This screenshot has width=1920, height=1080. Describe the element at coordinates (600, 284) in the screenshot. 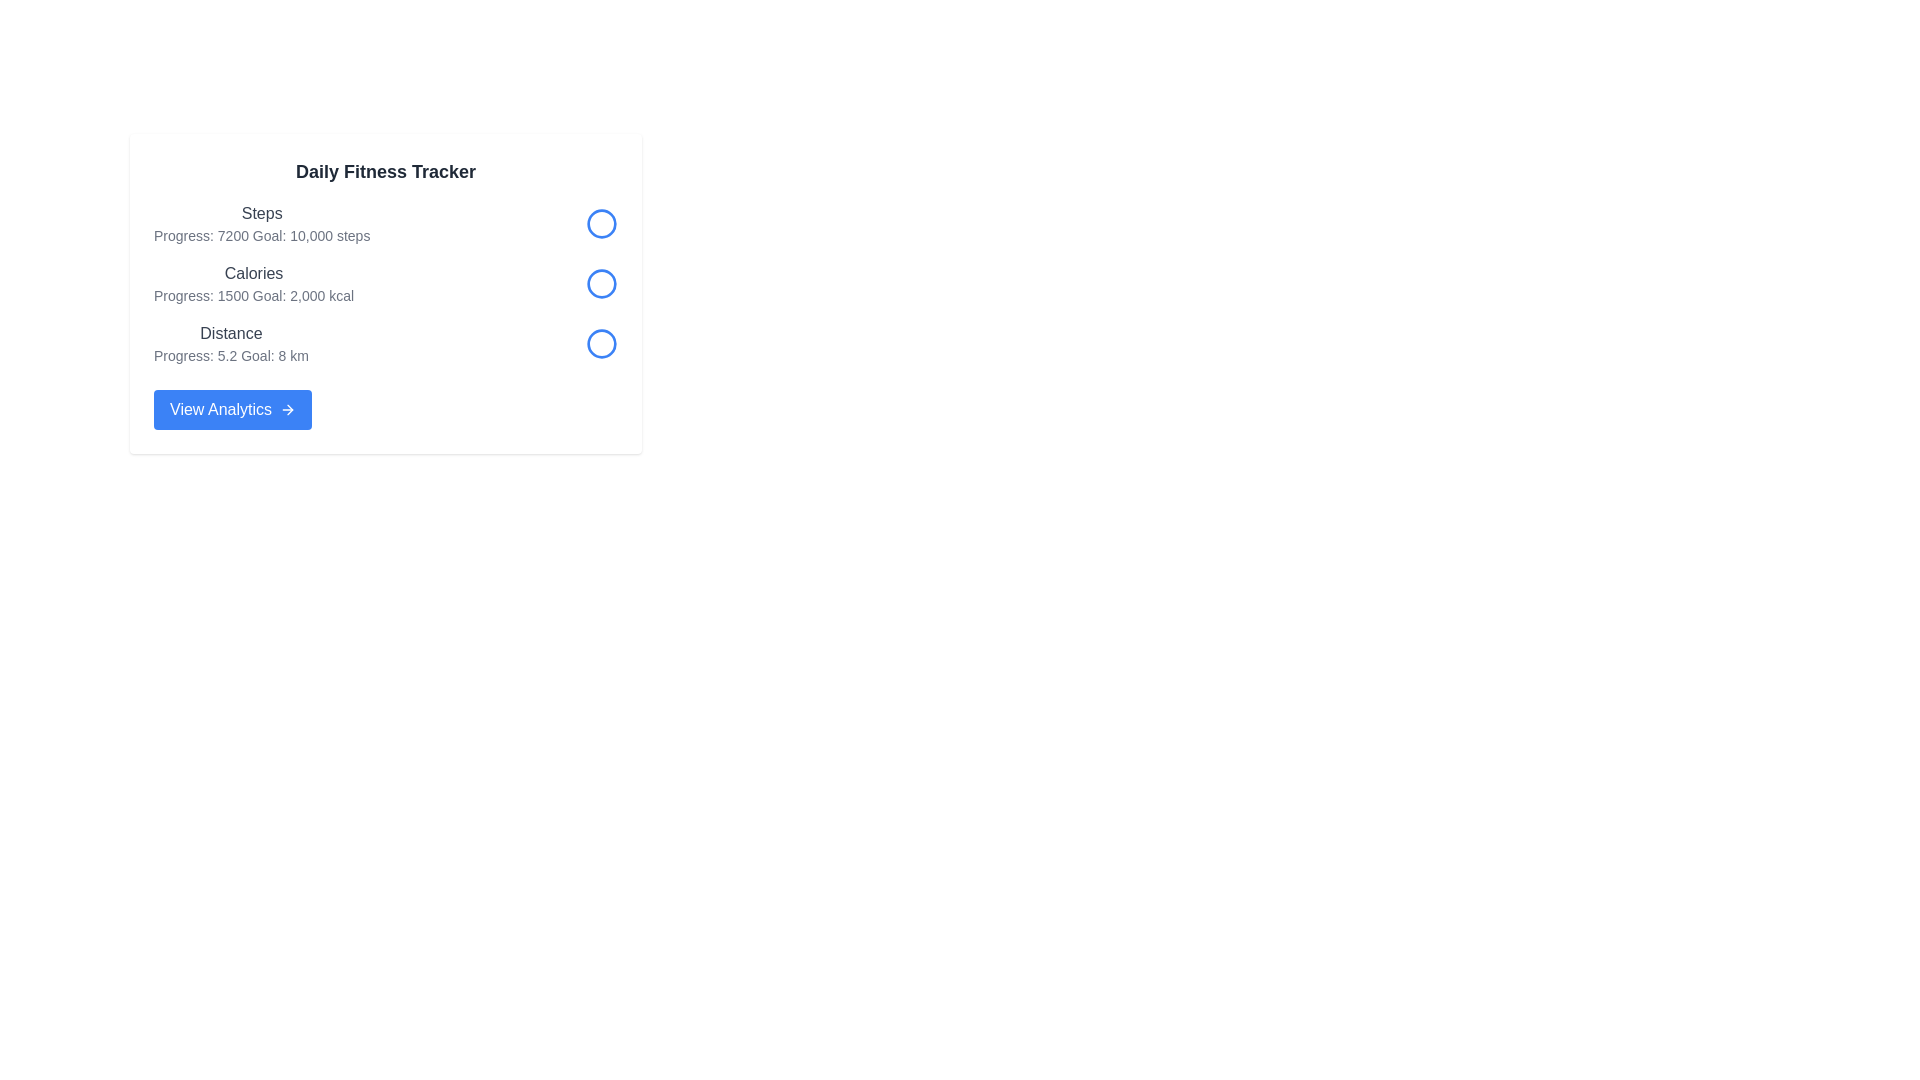

I see `the blue circular icon located to the right of the 'Calories' label` at that location.